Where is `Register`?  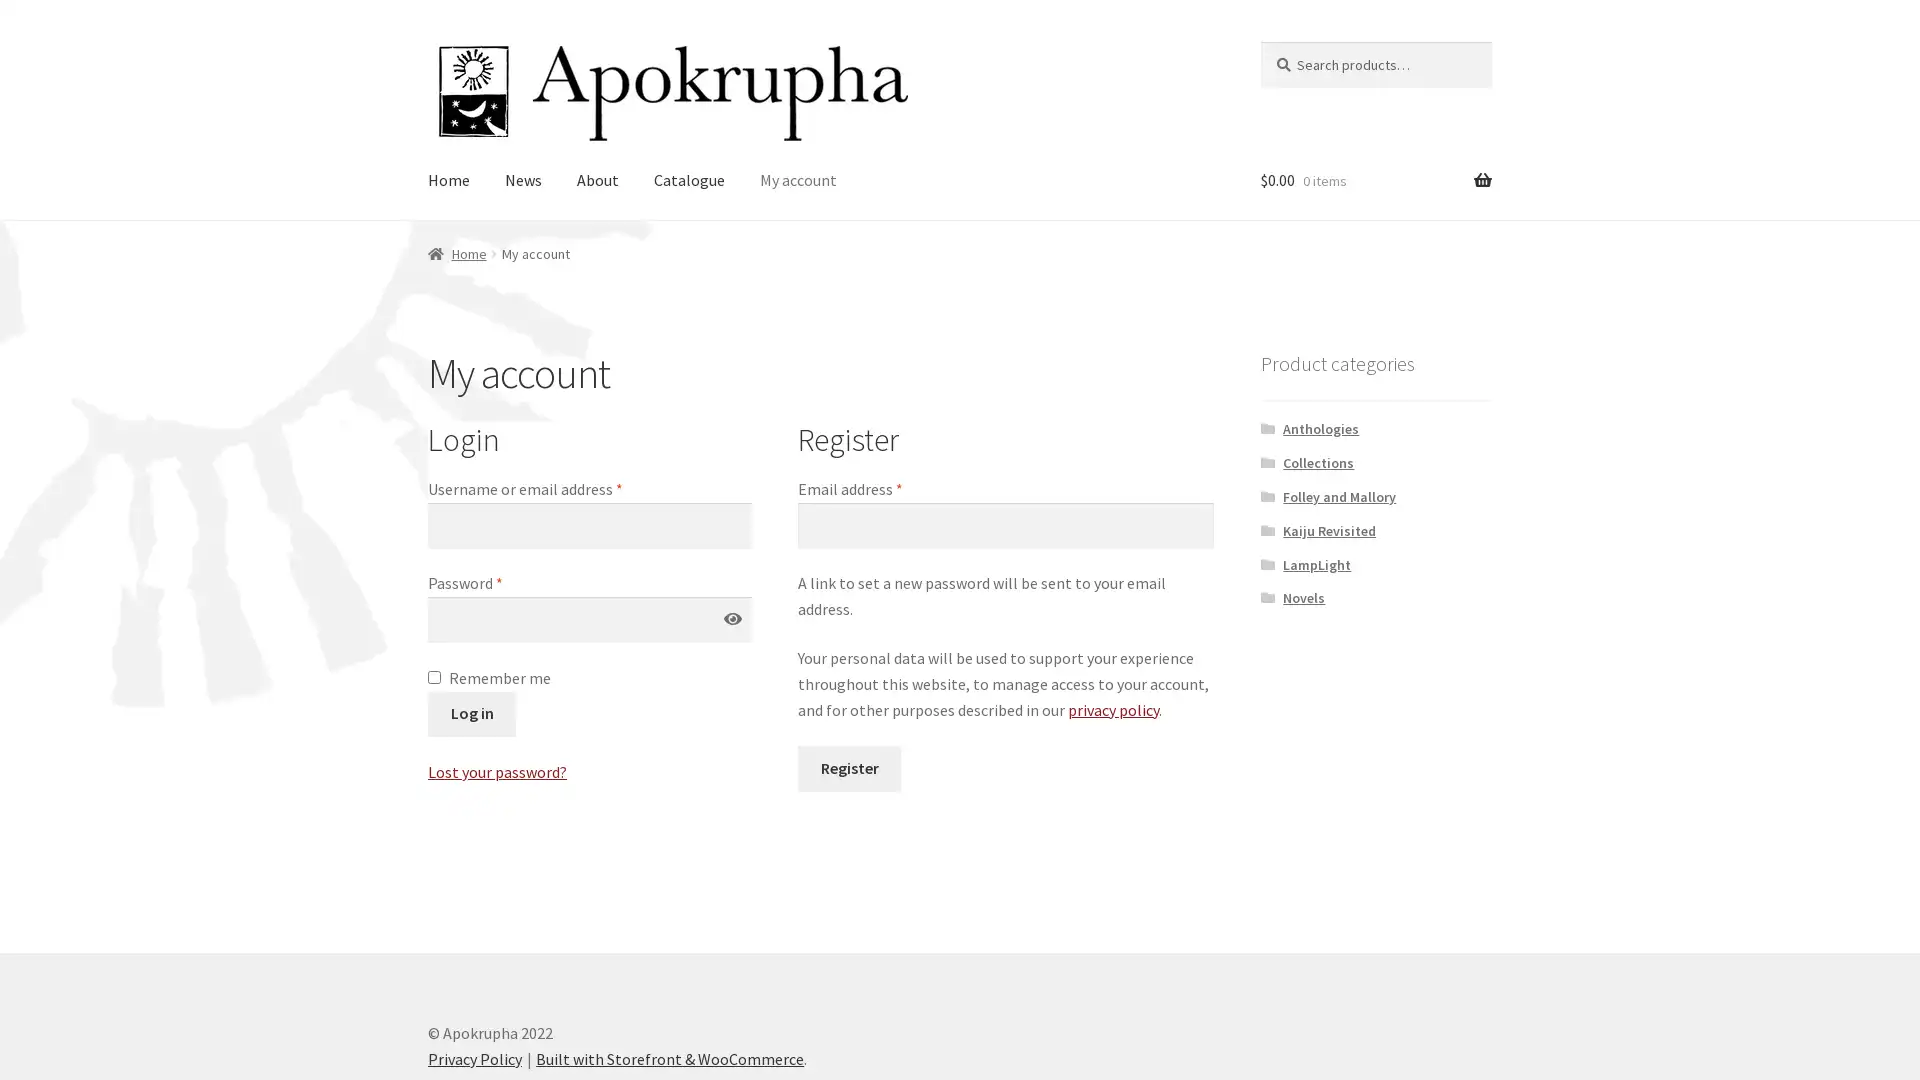 Register is located at coordinates (849, 767).